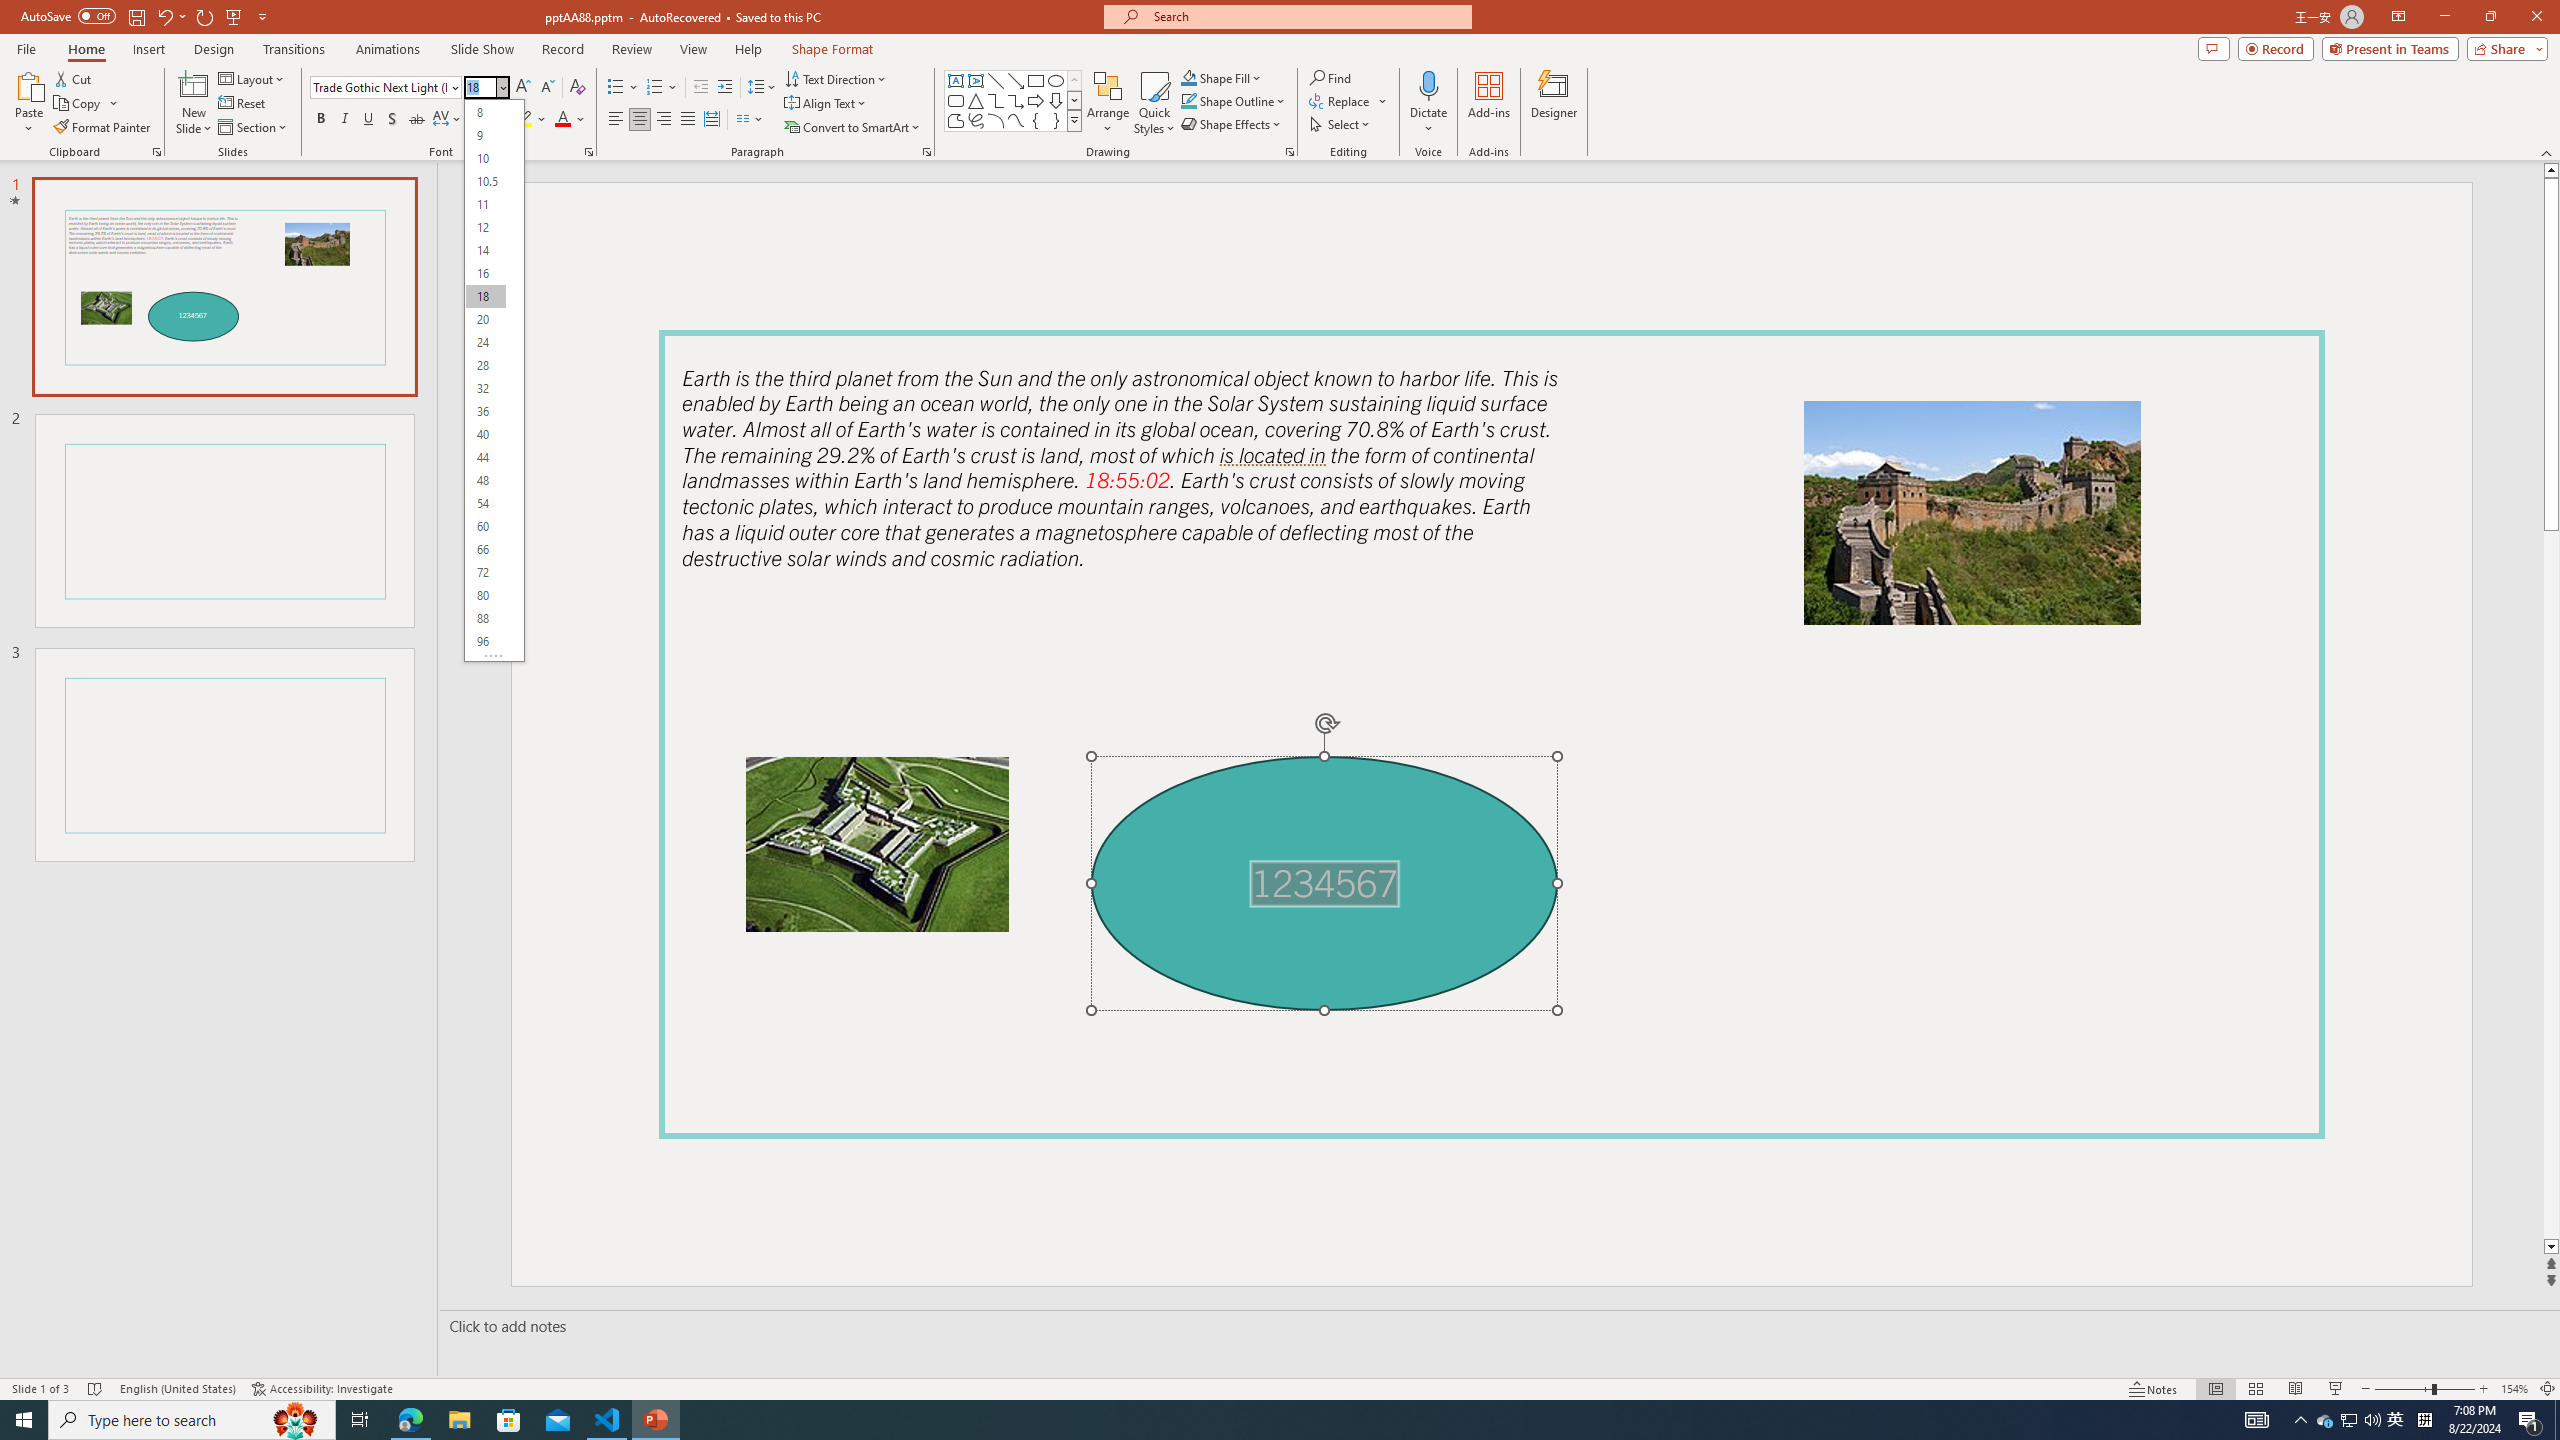  I want to click on 'Shape Outline Teal, Accent 1', so click(1189, 99).